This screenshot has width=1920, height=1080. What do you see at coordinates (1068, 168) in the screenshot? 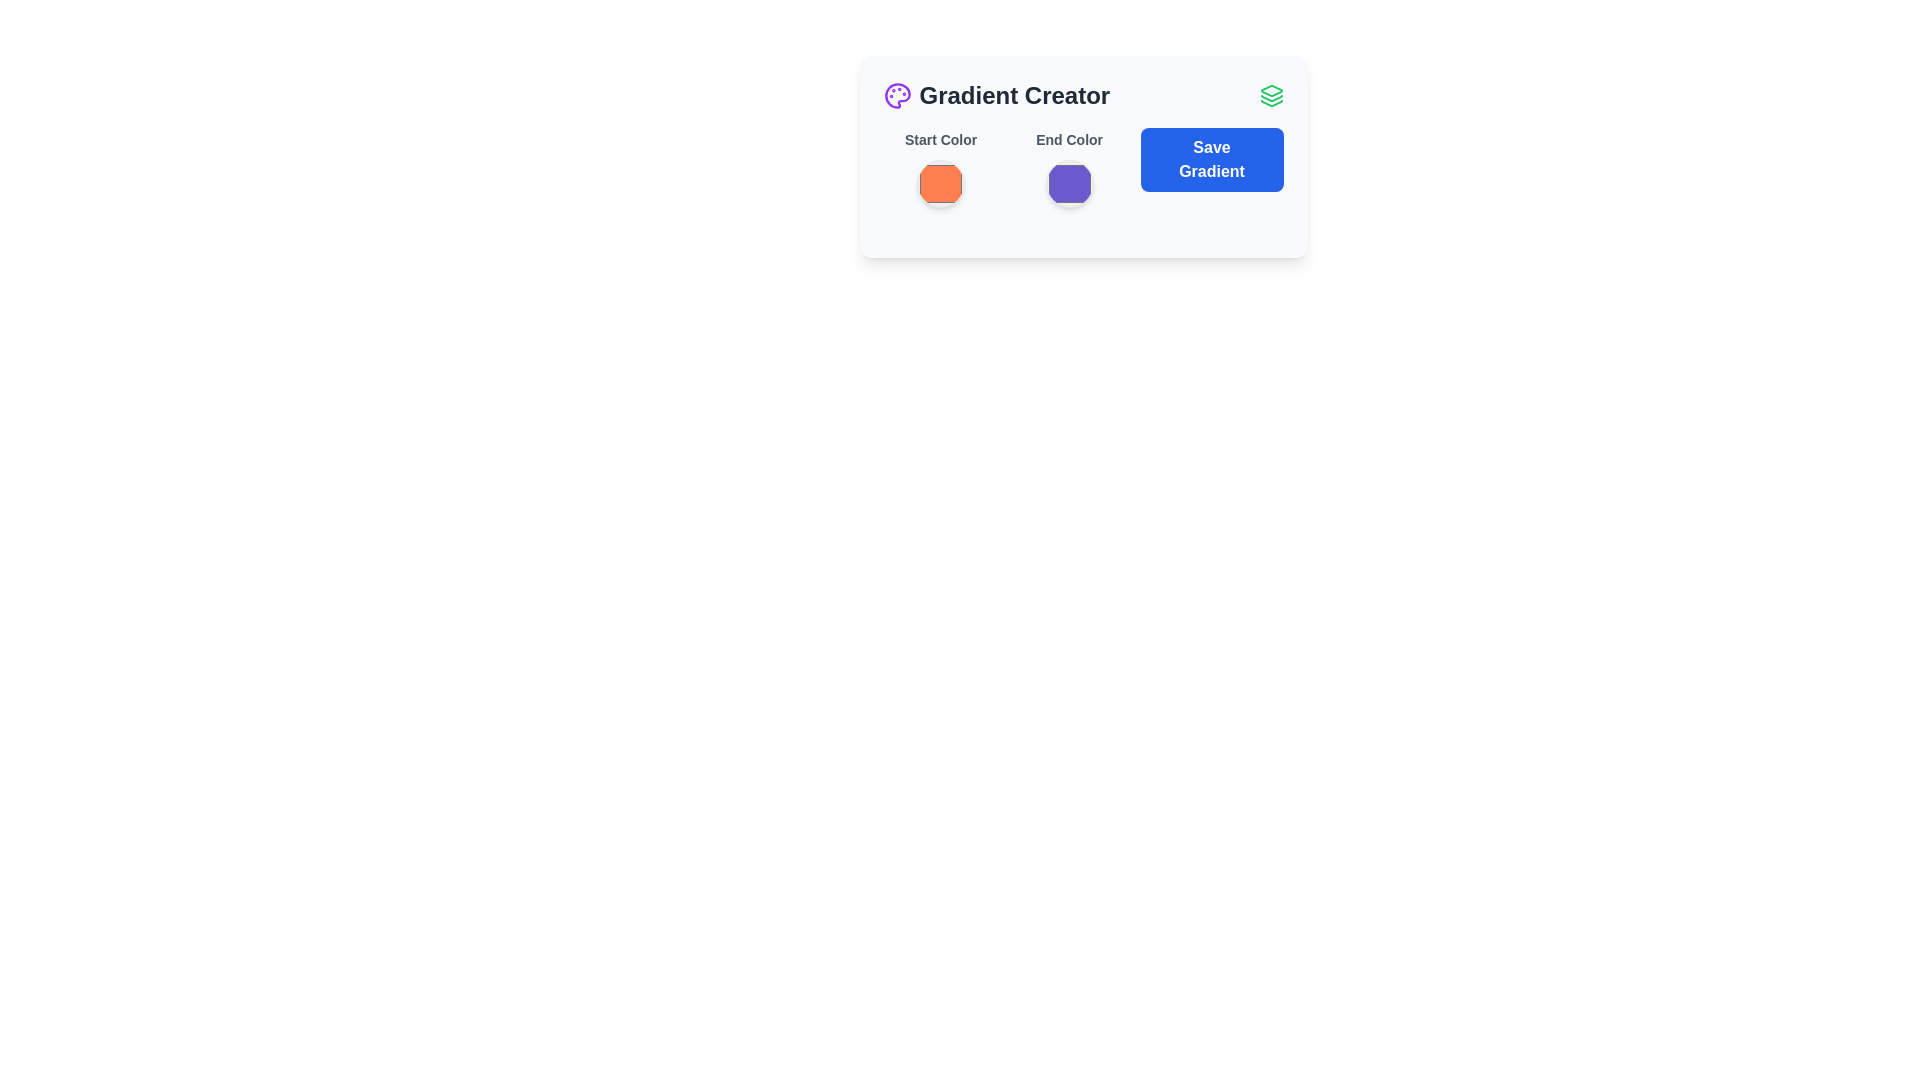
I see `the second circular color selector in the Color Picker component` at bounding box center [1068, 168].